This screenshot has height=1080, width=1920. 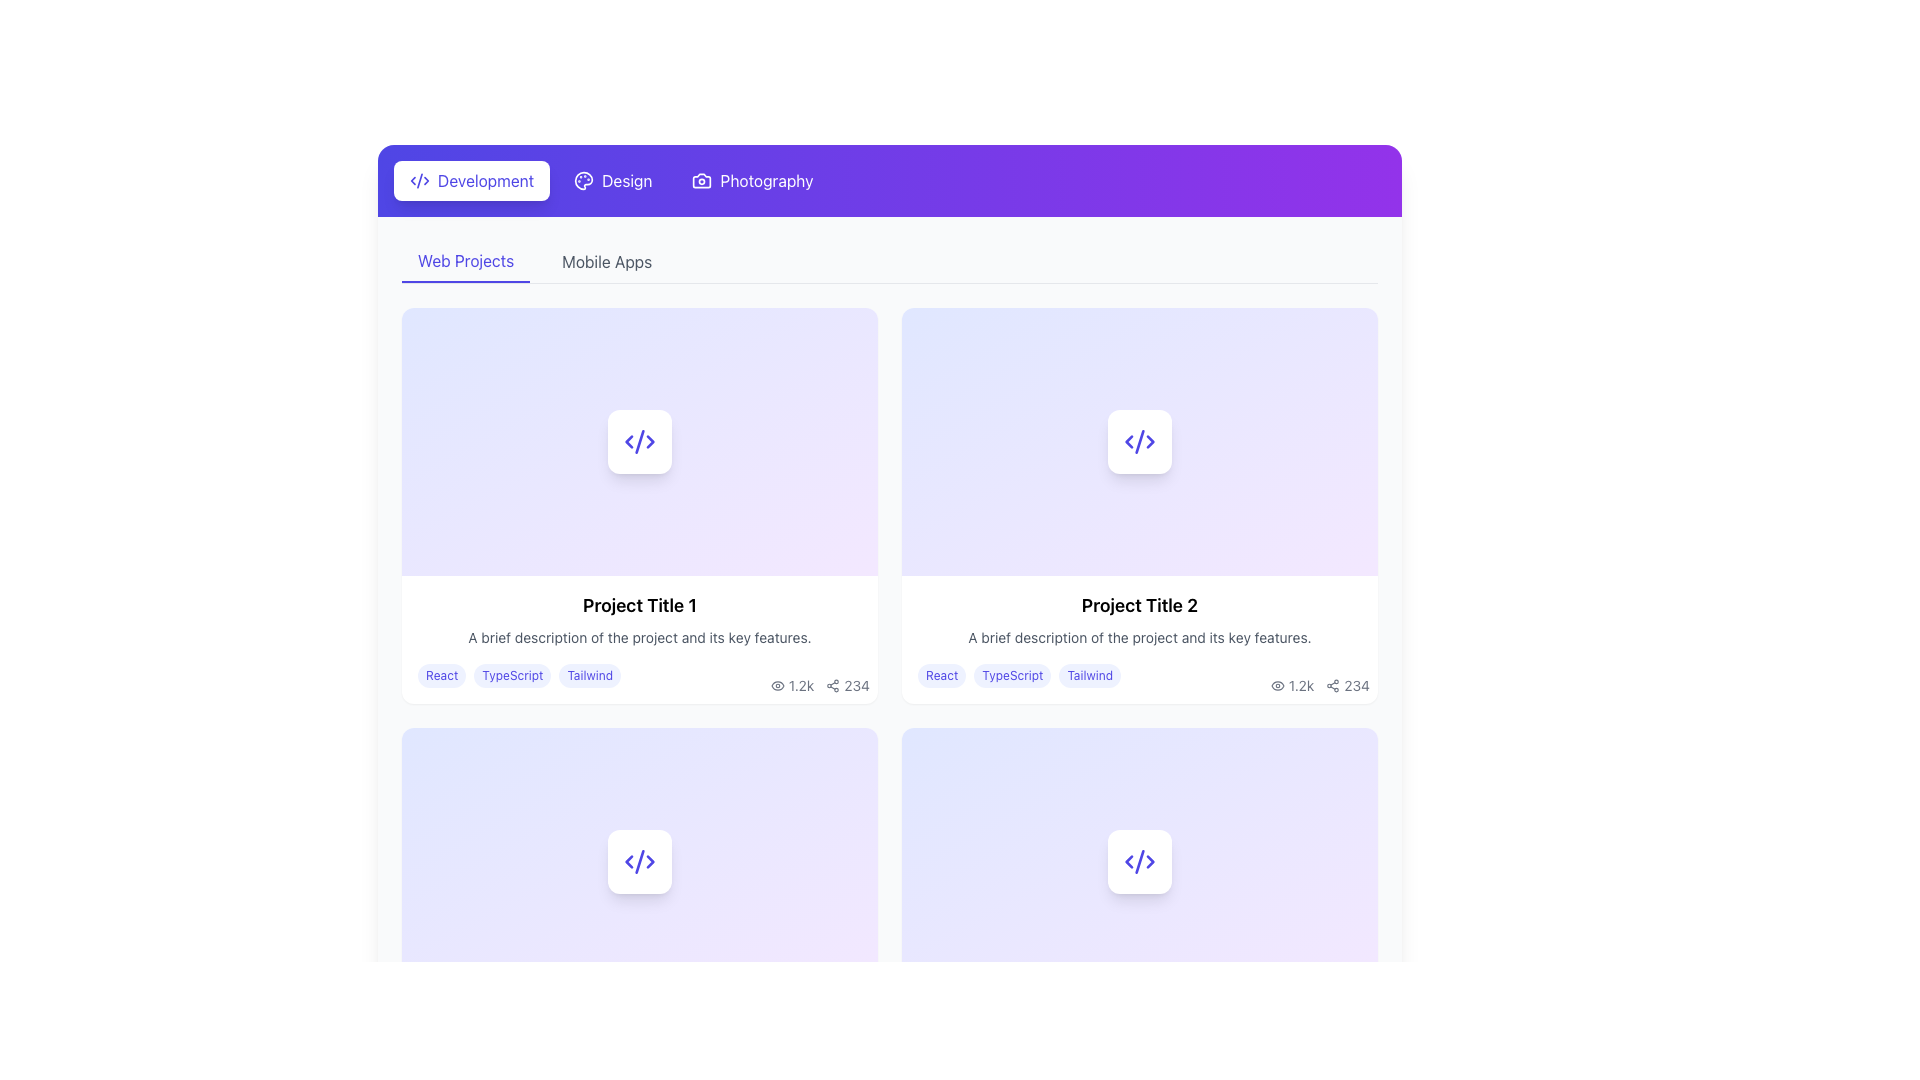 I want to click on Tailwind badge that is the third item in a horizontal list below 'Project Title 2', aligned with 'React' and 'TypeScript', so click(x=1089, y=675).